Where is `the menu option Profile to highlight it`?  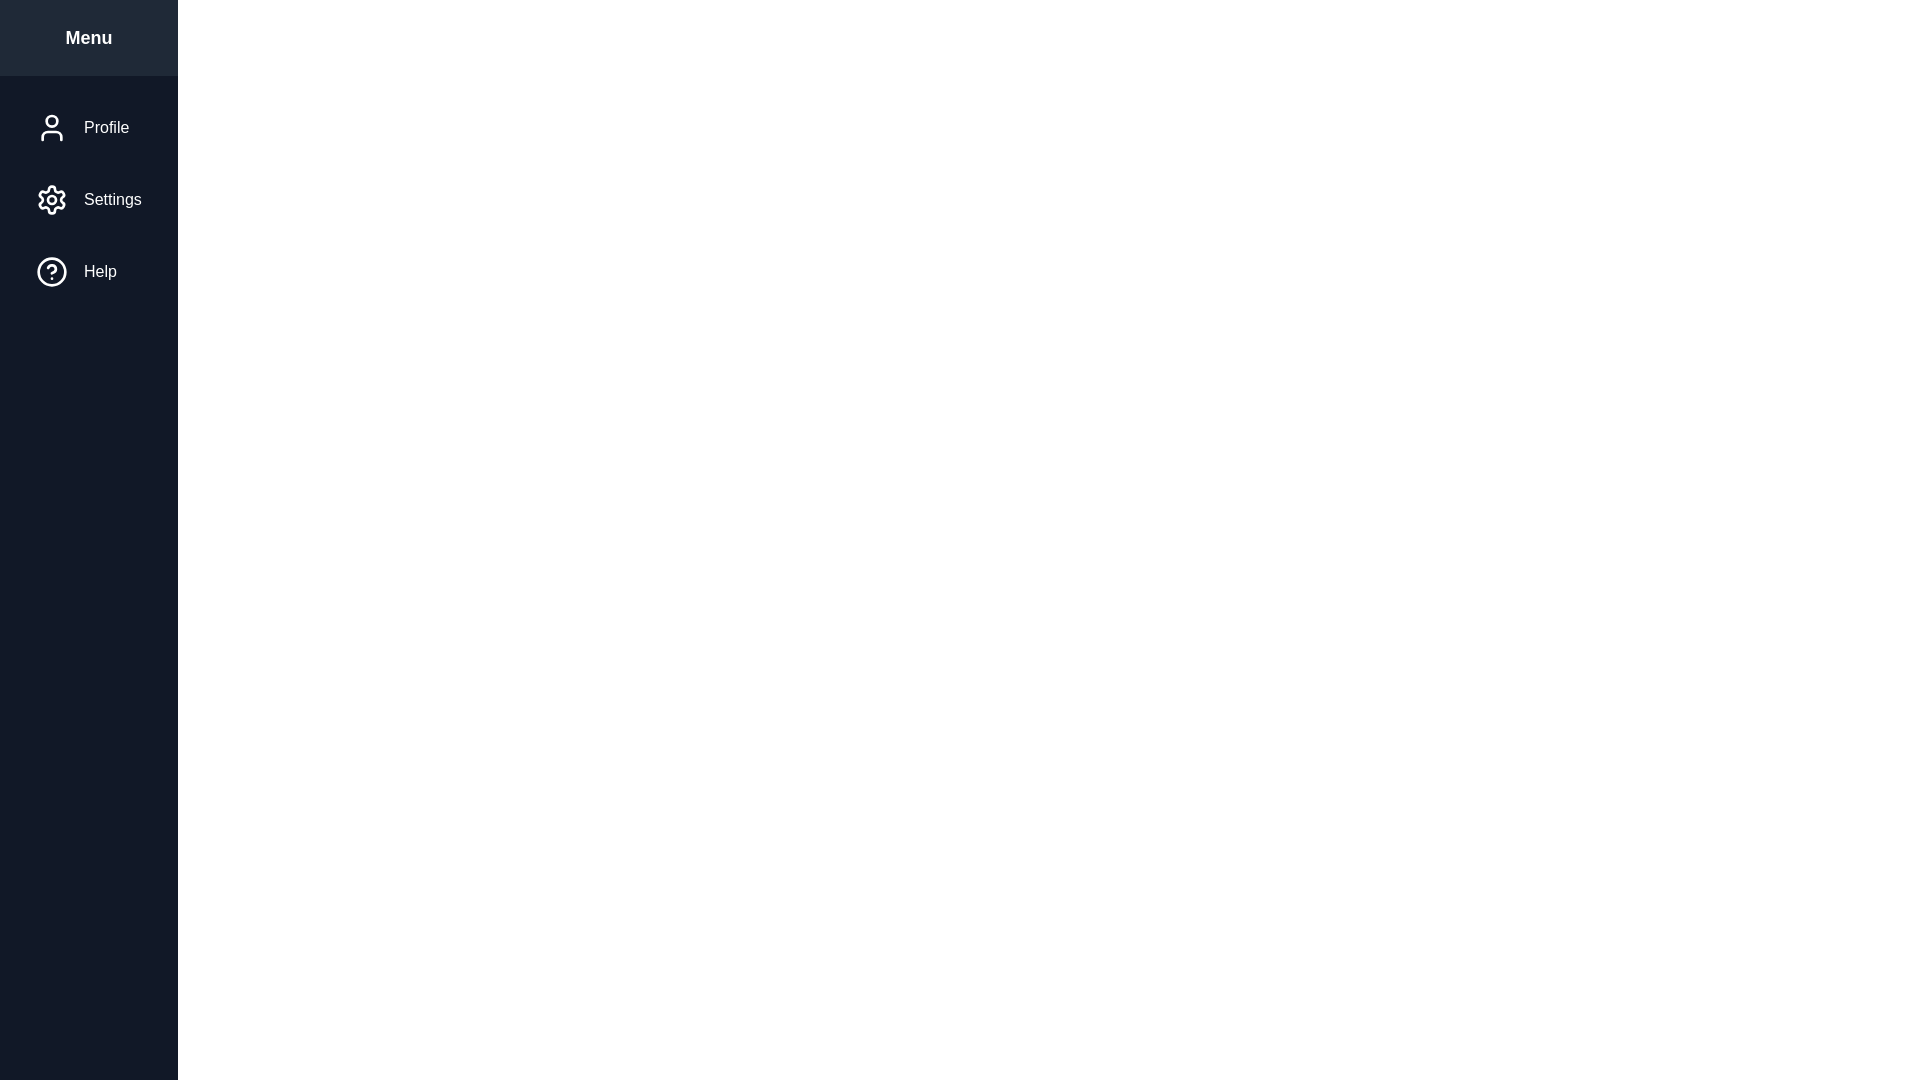
the menu option Profile to highlight it is located at coordinates (87, 127).